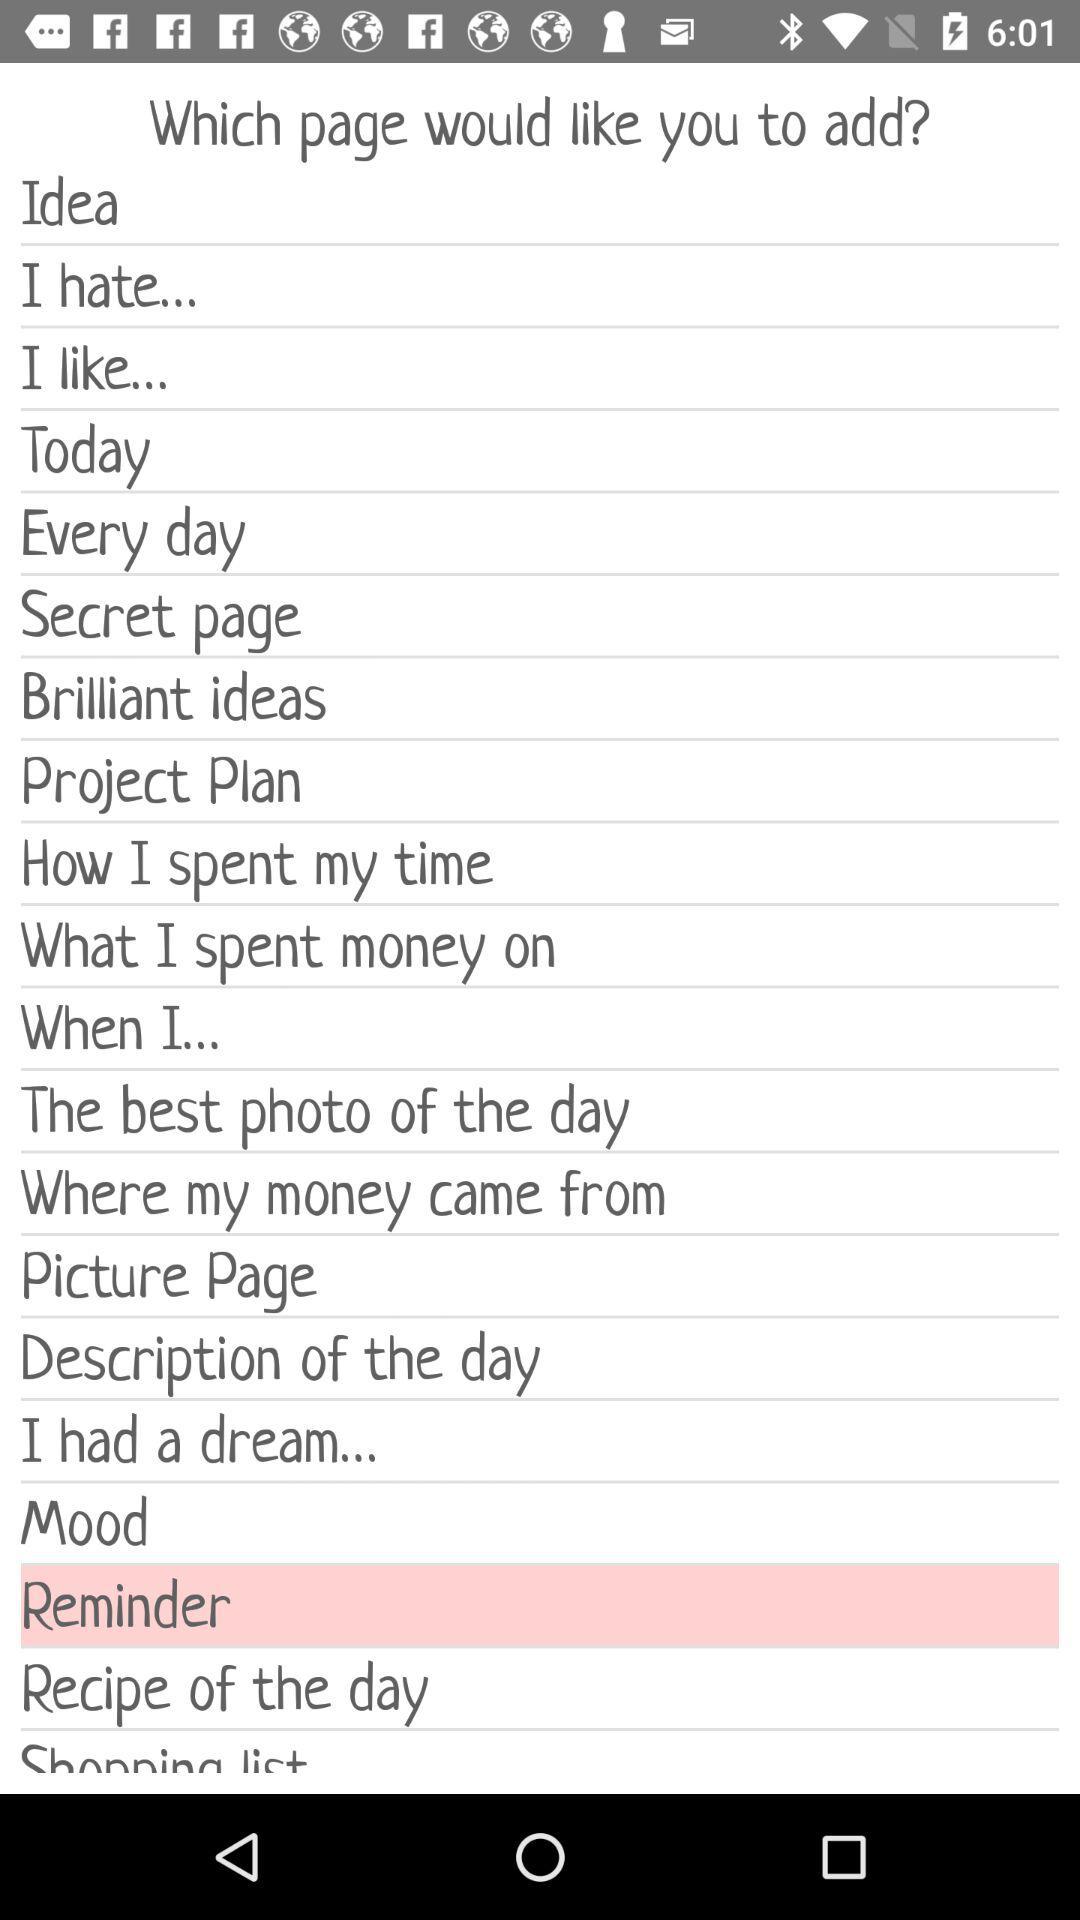  I want to click on the icon above the picture page, so click(540, 1193).